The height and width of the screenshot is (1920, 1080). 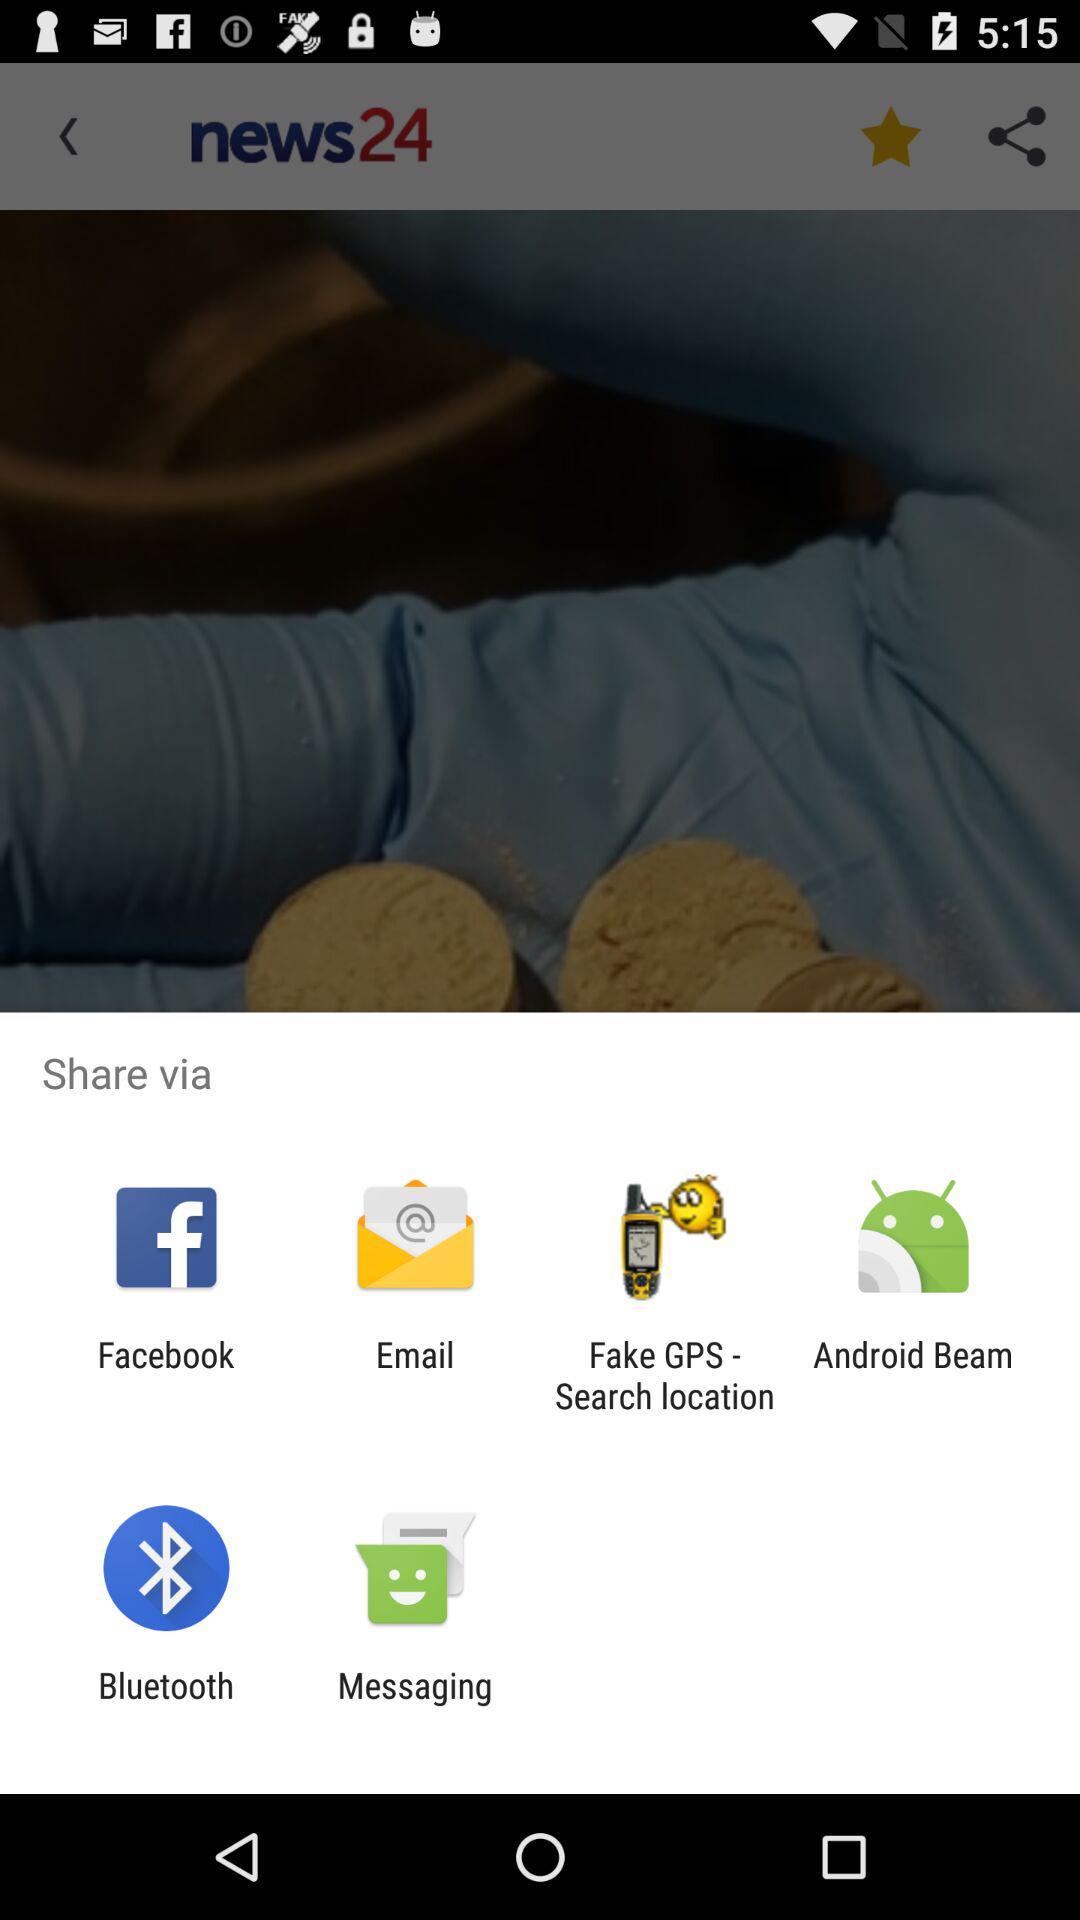 I want to click on item to the right of bluetooth, so click(x=414, y=1705).